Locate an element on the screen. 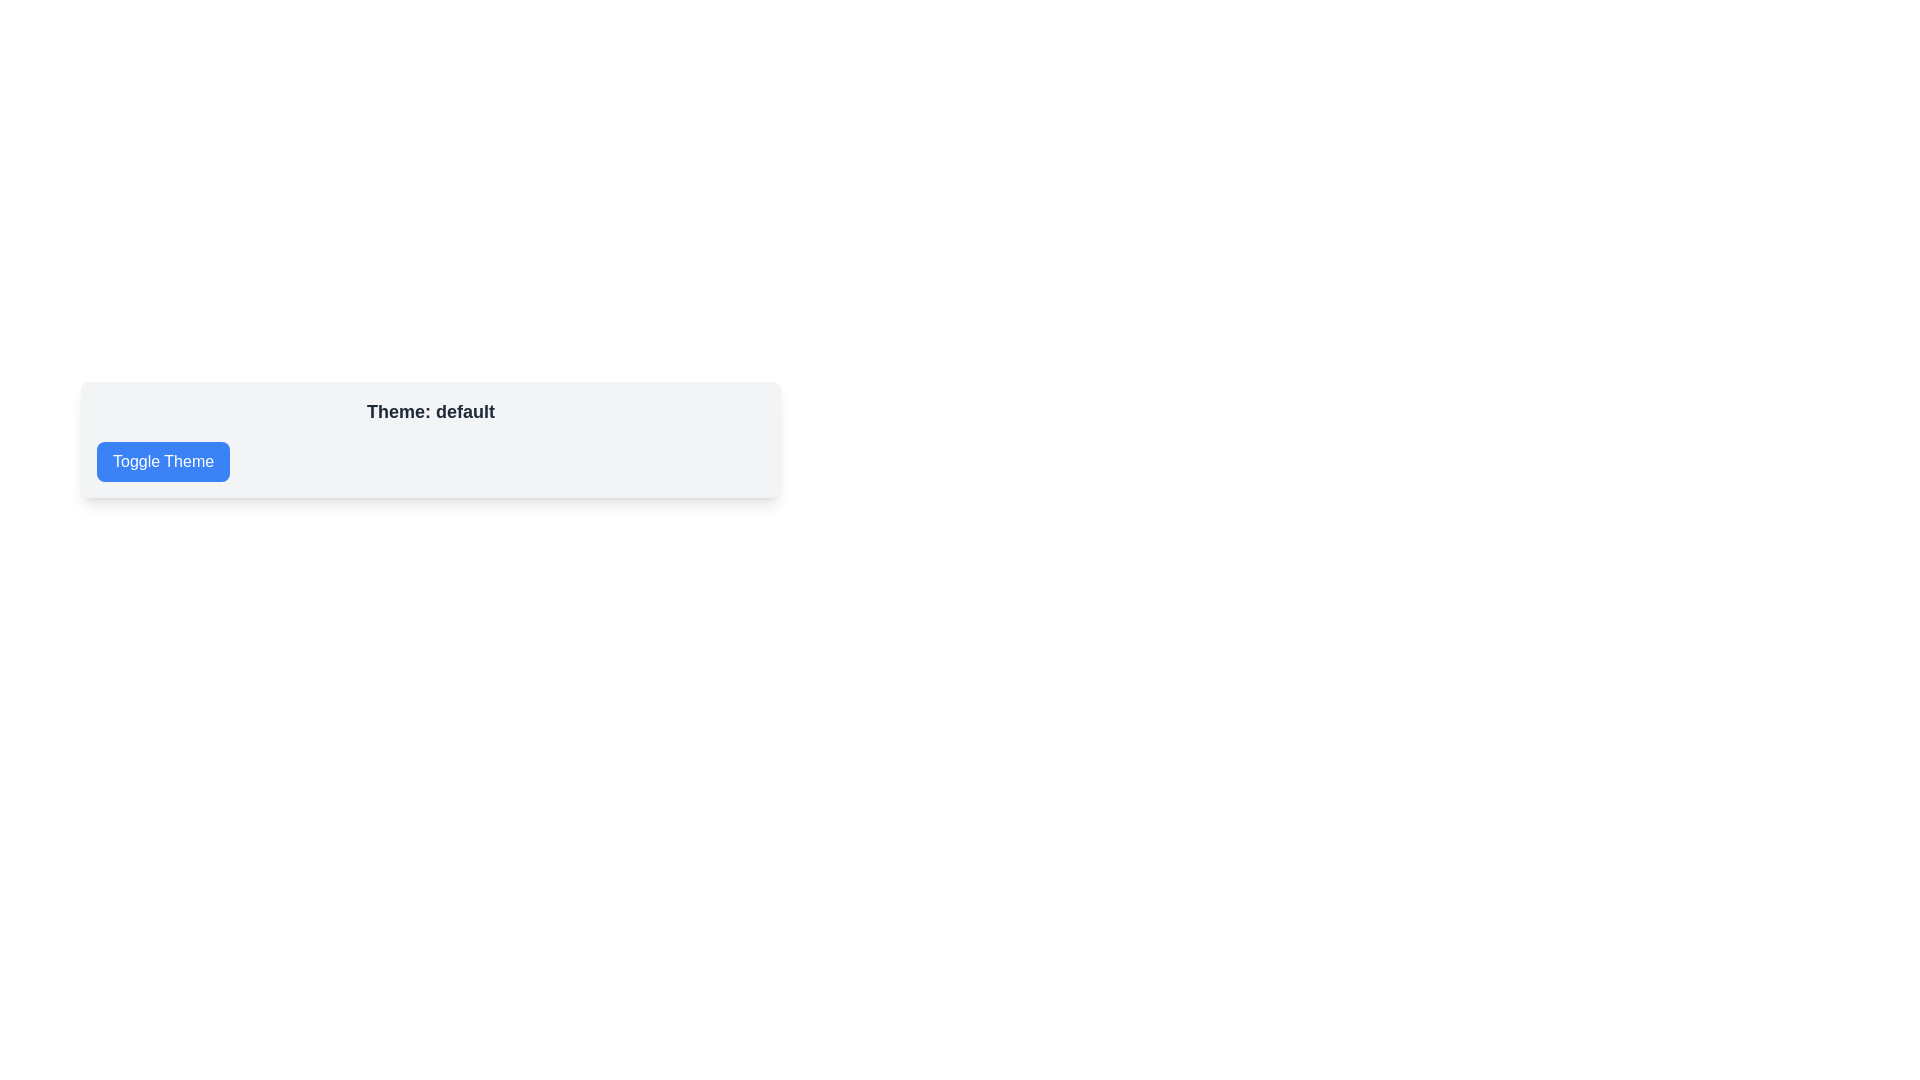 This screenshot has height=1080, width=1920. the 'Toggle Theme' button, which is a rectangular button with a blue background and white text, positioned at the bottom left of the layout is located at coordinates (163, 462).